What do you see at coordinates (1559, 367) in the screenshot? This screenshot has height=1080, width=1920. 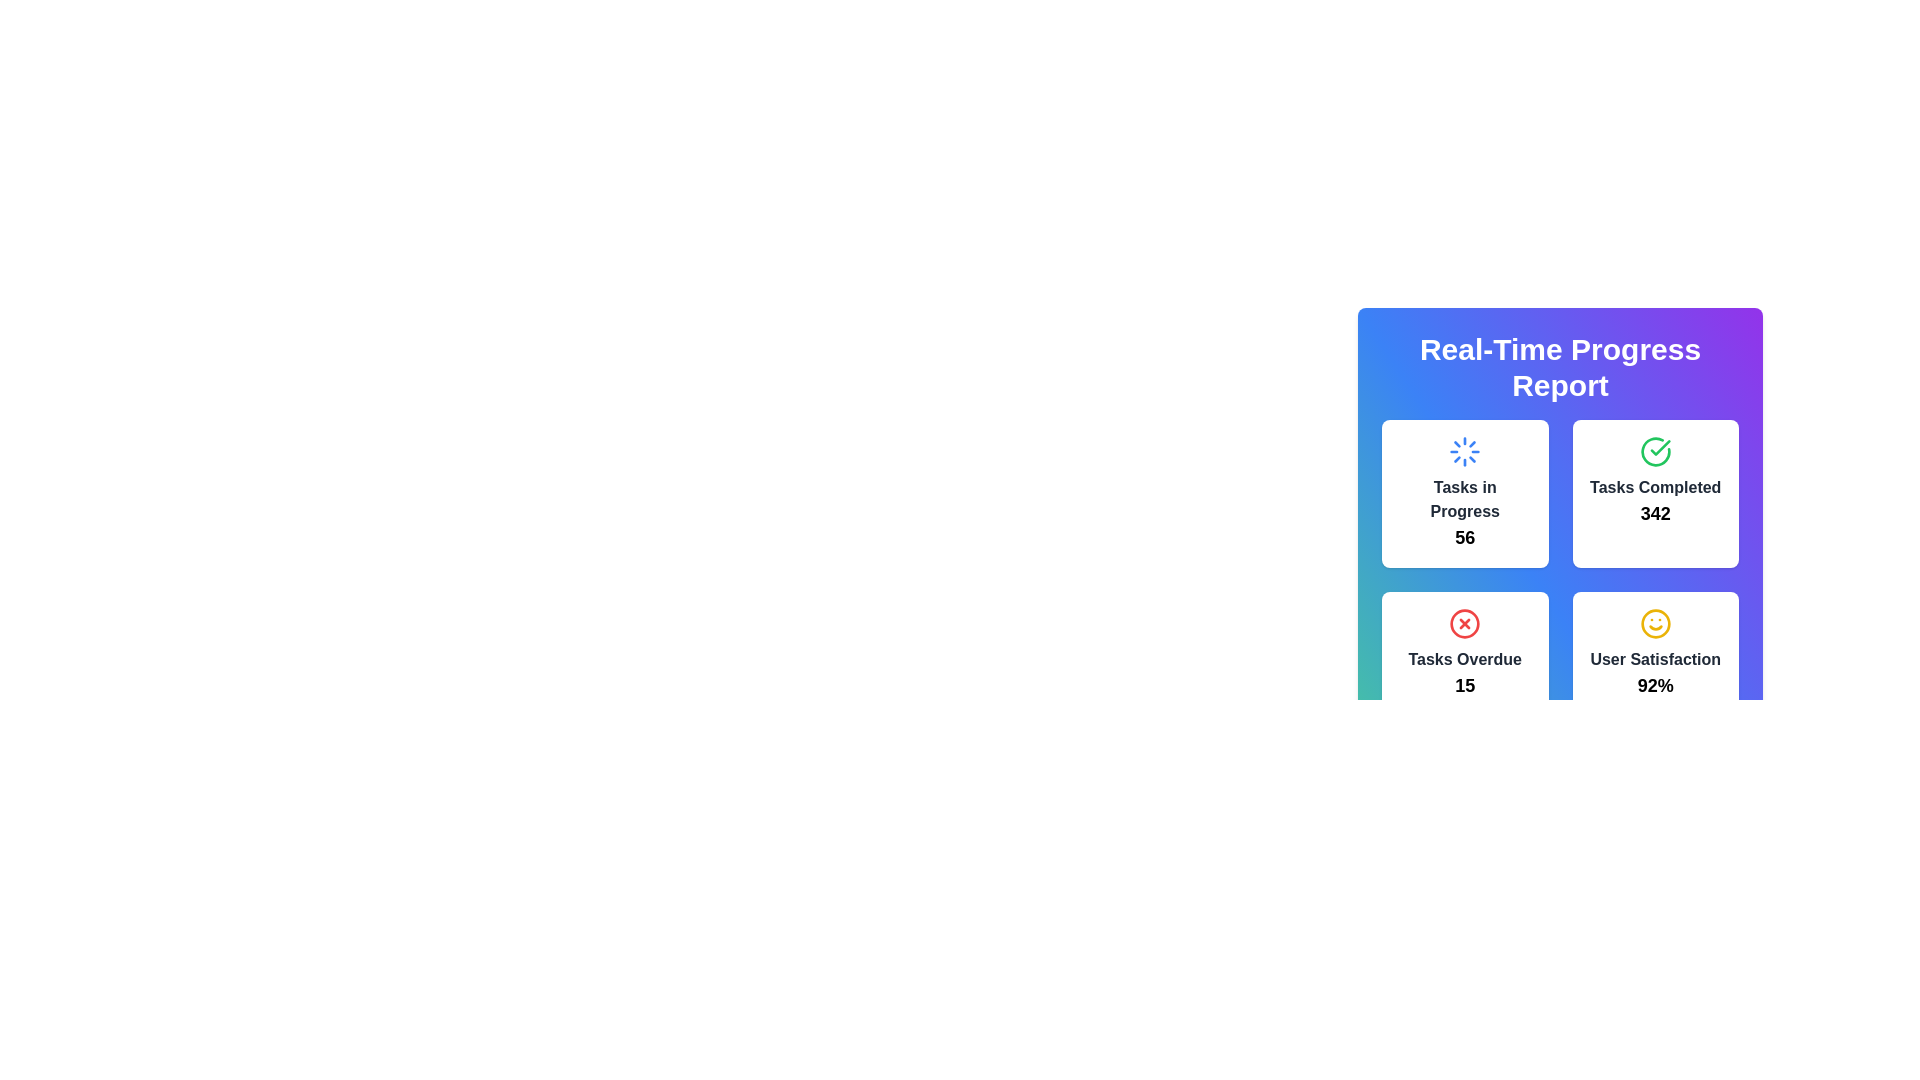 I see `the textual header element displaying 'Real-Time Progress Report', which is styled with a bold, white font on a multicolor gradient background, located at the top of the panel containing task metrics` at bounding box center [1559, 367].